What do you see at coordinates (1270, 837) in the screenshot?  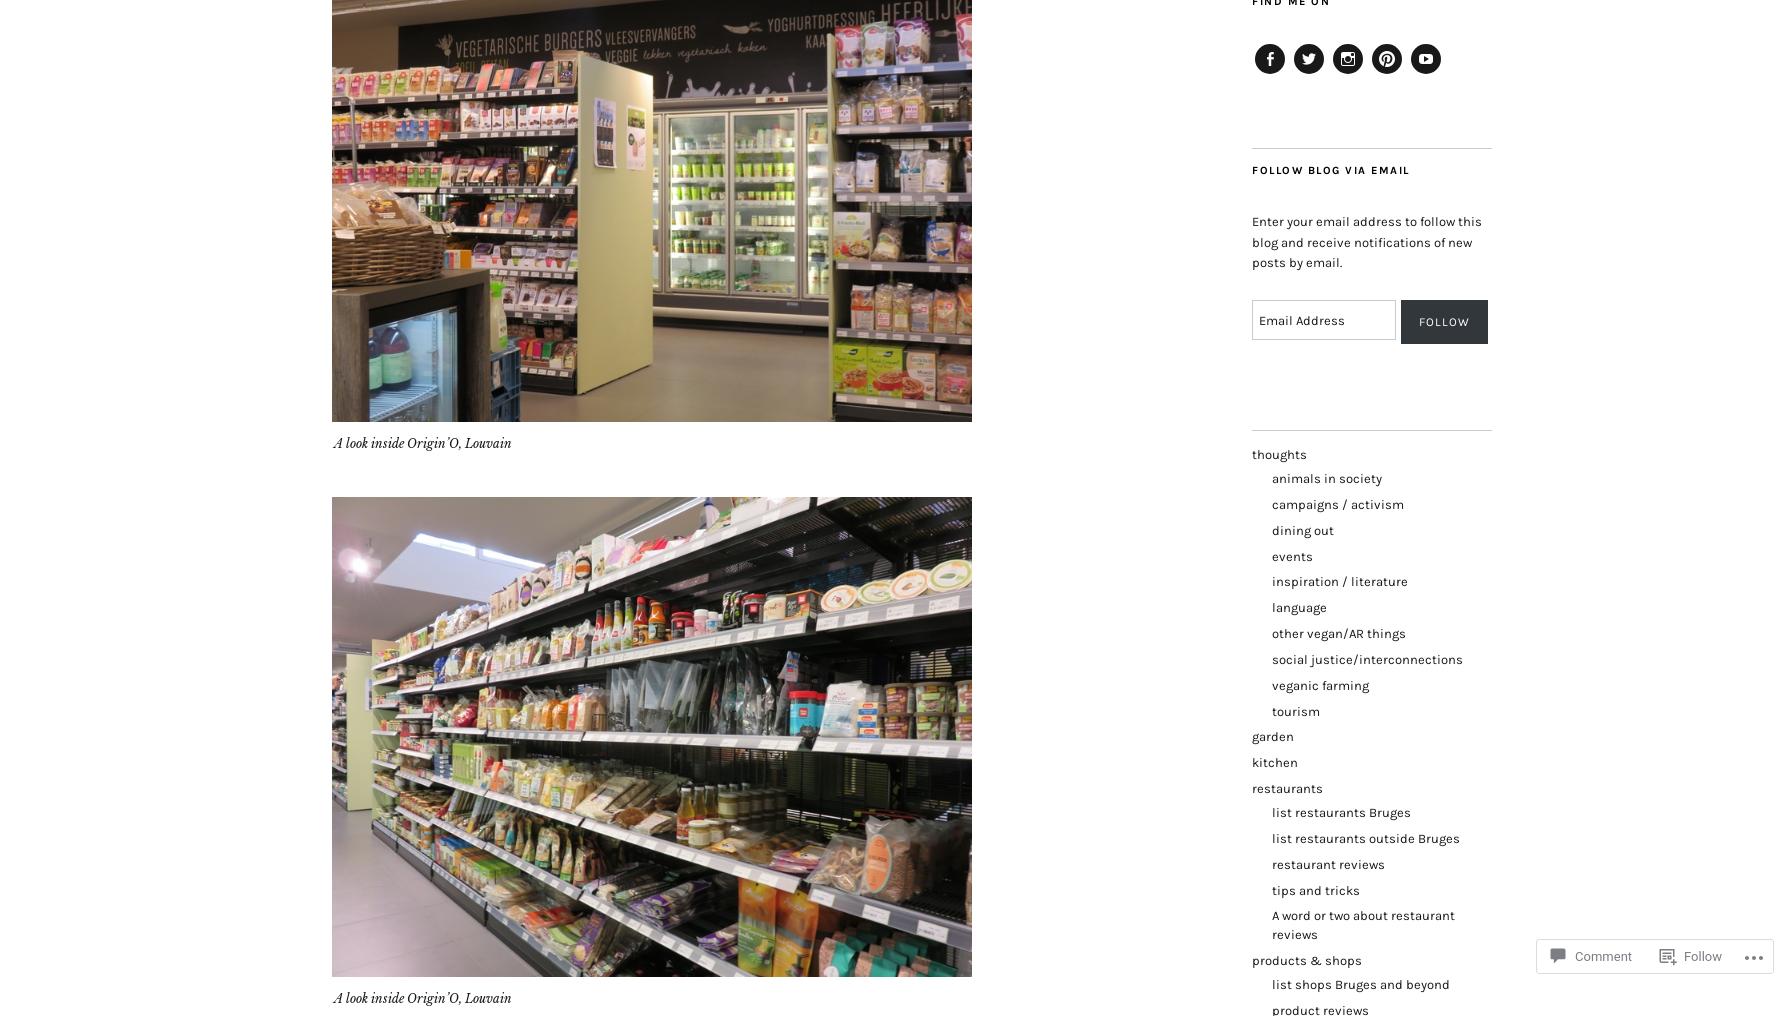 I see `'list restaurants outside Bruges'` at bounding box center [1270, 837].